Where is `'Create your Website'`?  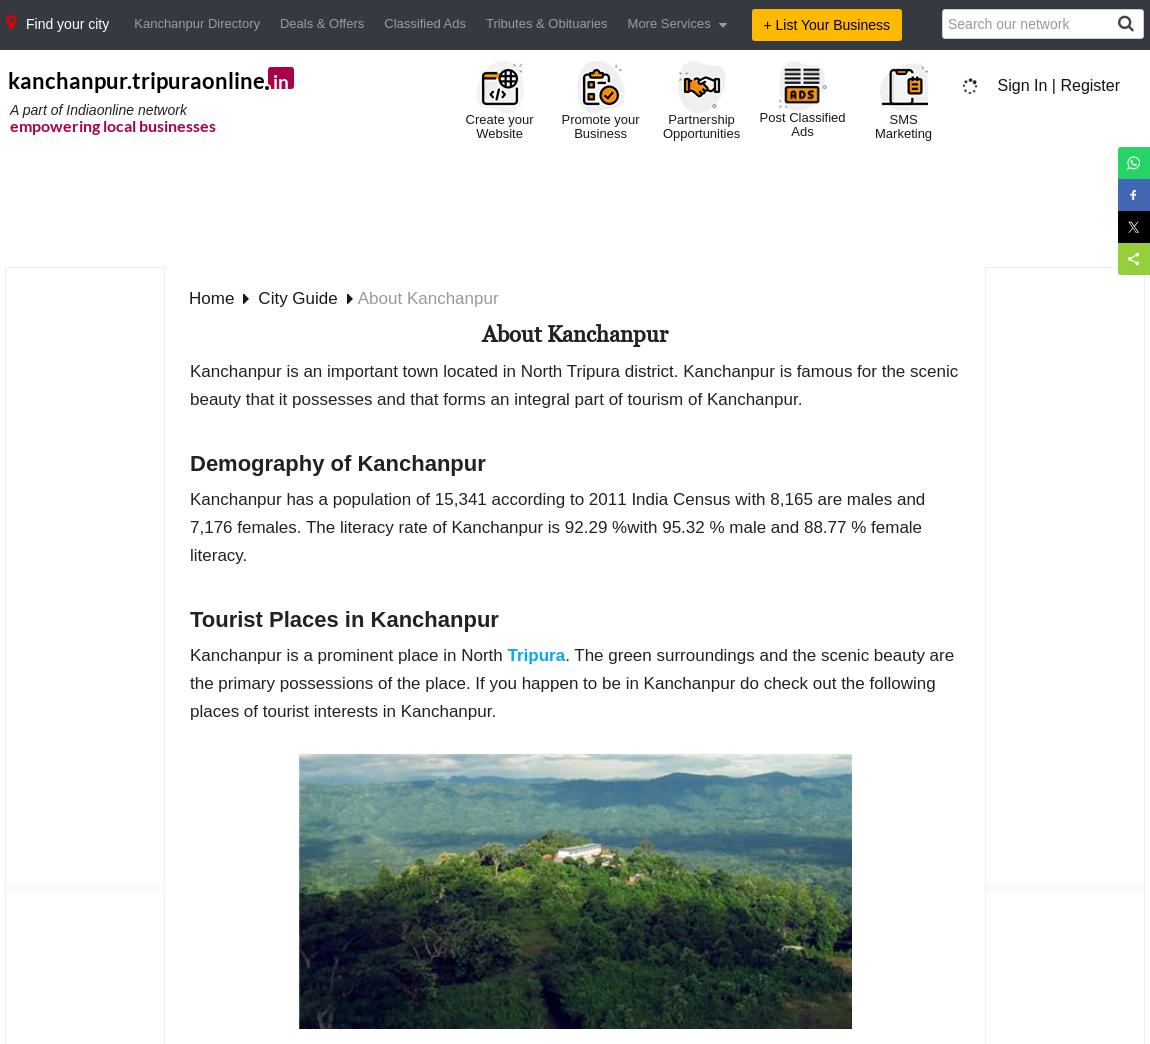
'Create your Website' is located at coordinates (498, 126).